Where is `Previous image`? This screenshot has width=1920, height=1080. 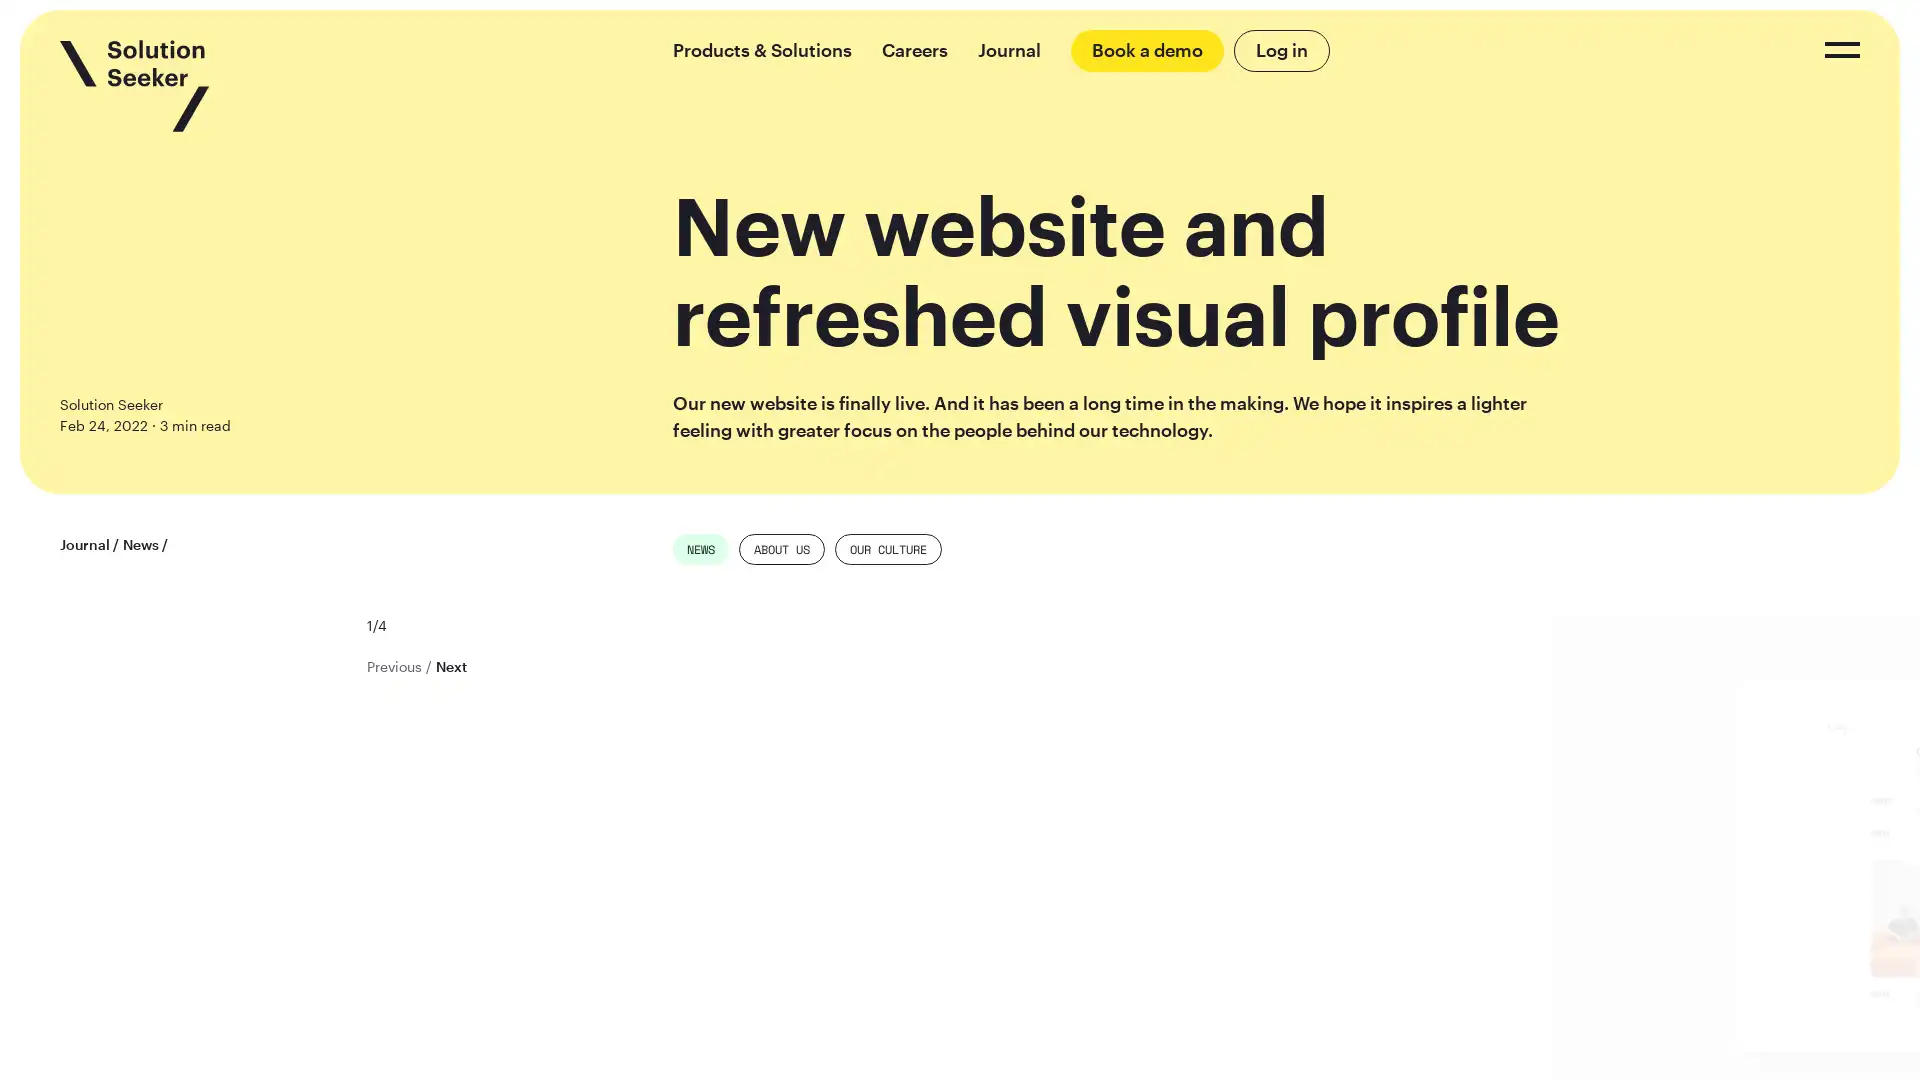 Previous image is located at coordinates (393, 666).